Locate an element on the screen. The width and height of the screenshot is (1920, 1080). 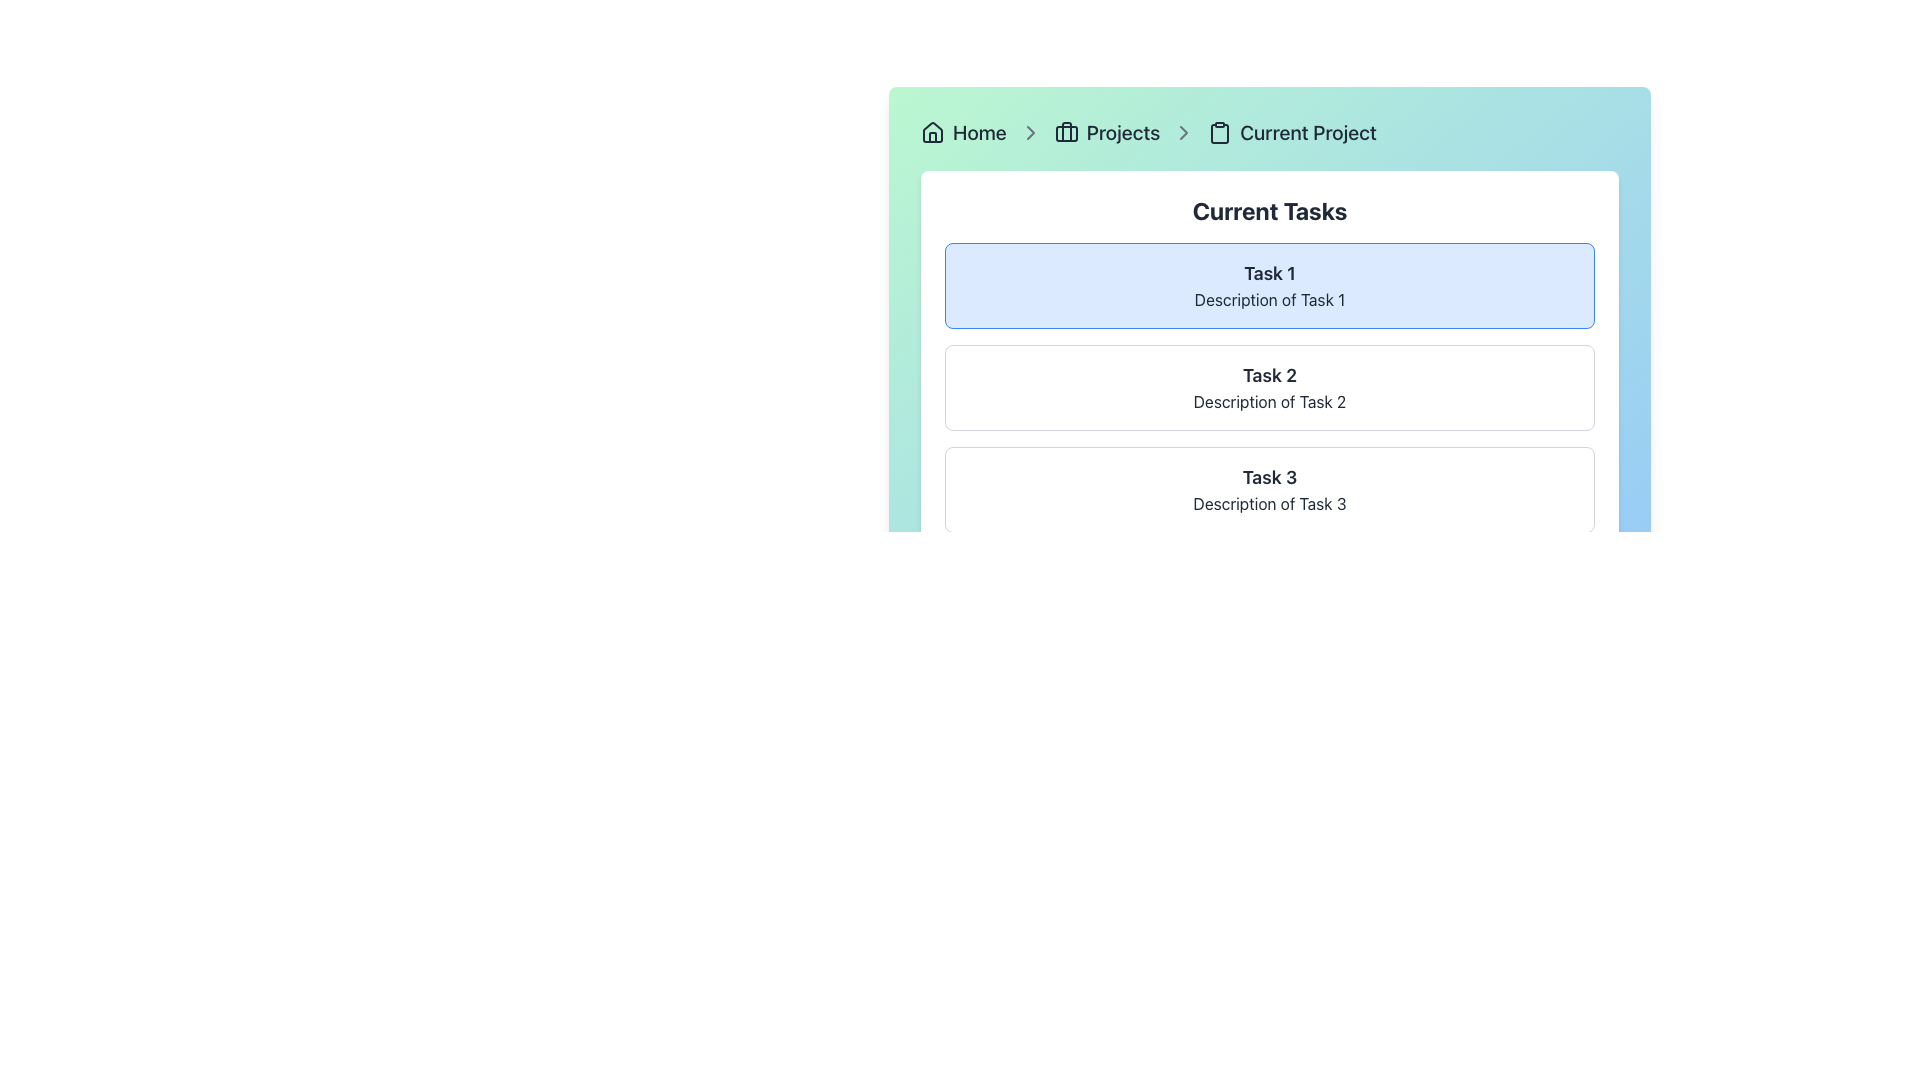
the 'Projects' hyperlink in the breadcrumb navigation bar is located at coordinates (1106, 132).